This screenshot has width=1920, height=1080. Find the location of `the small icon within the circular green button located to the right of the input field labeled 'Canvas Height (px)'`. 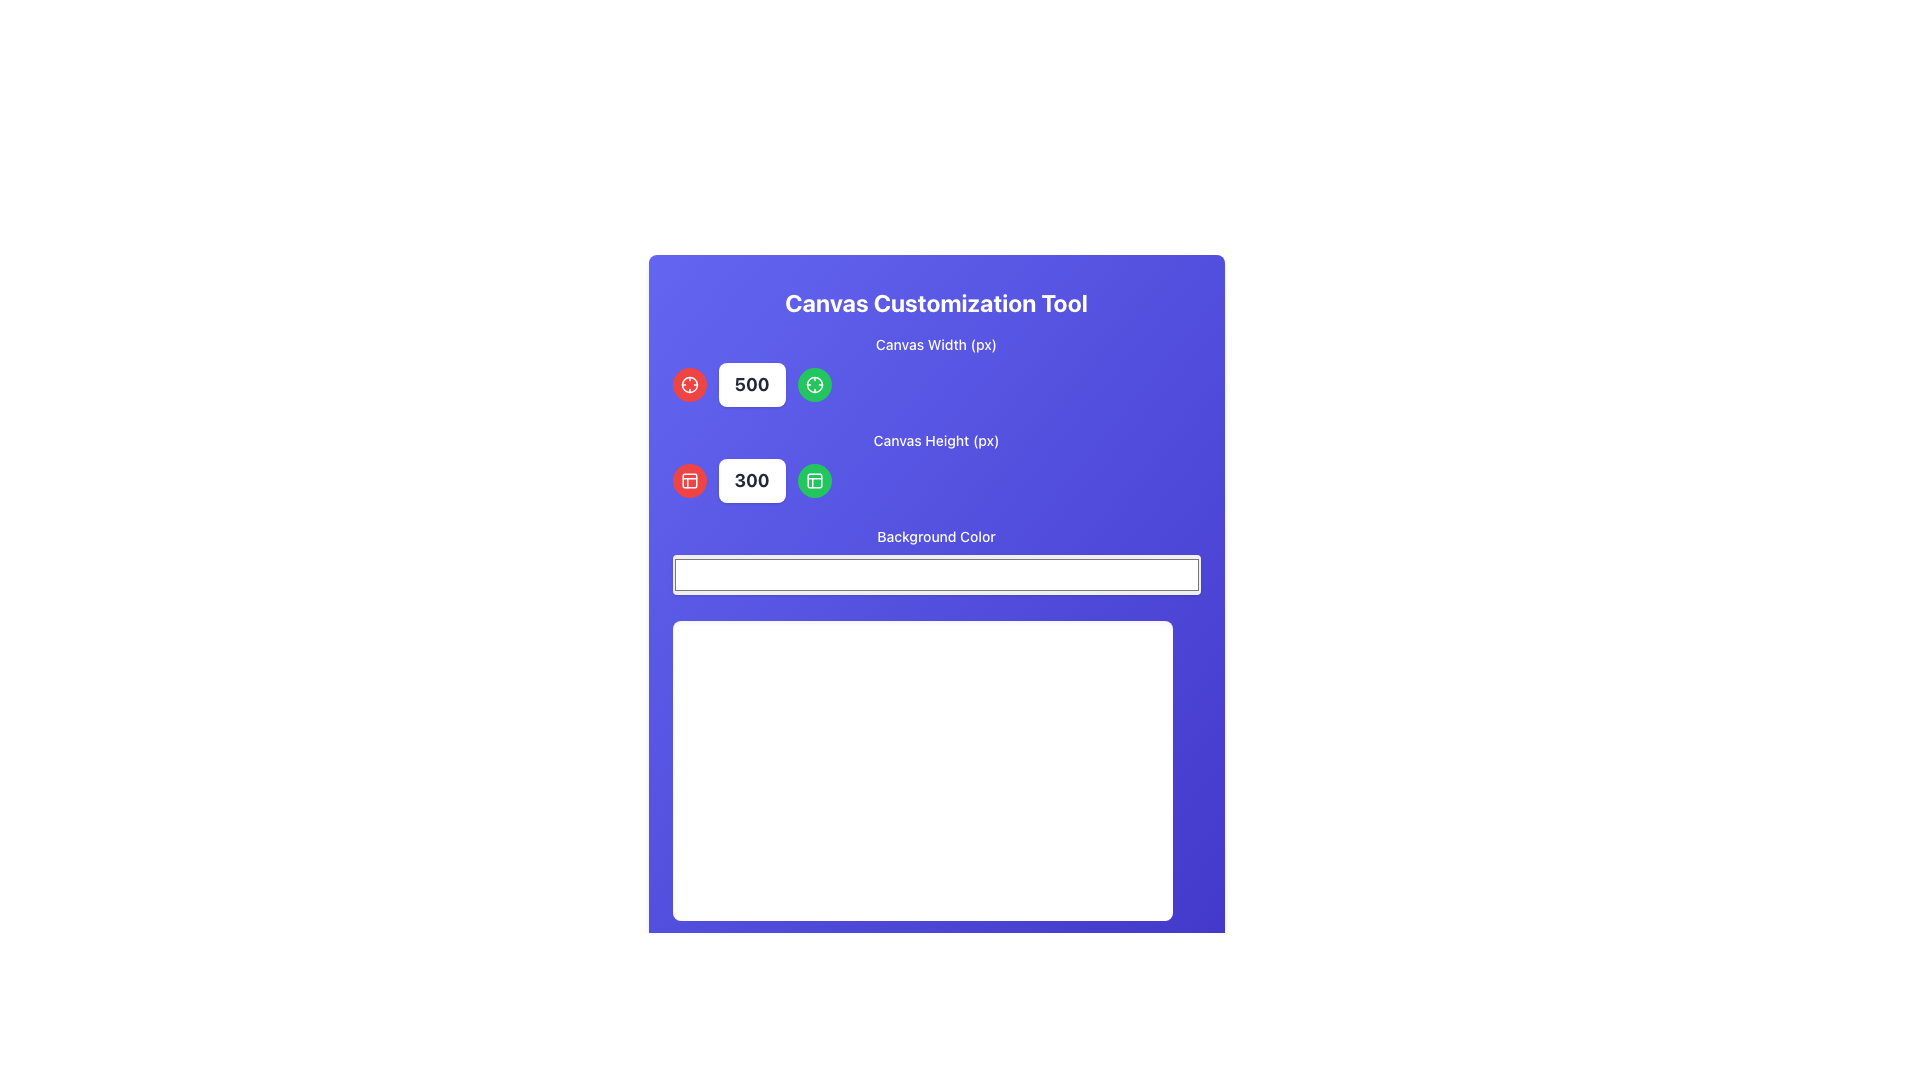

the small icon within the circular green button located to the right of the input field labeled 'Canvas Height (px)' is located at coordinates (814, 481).